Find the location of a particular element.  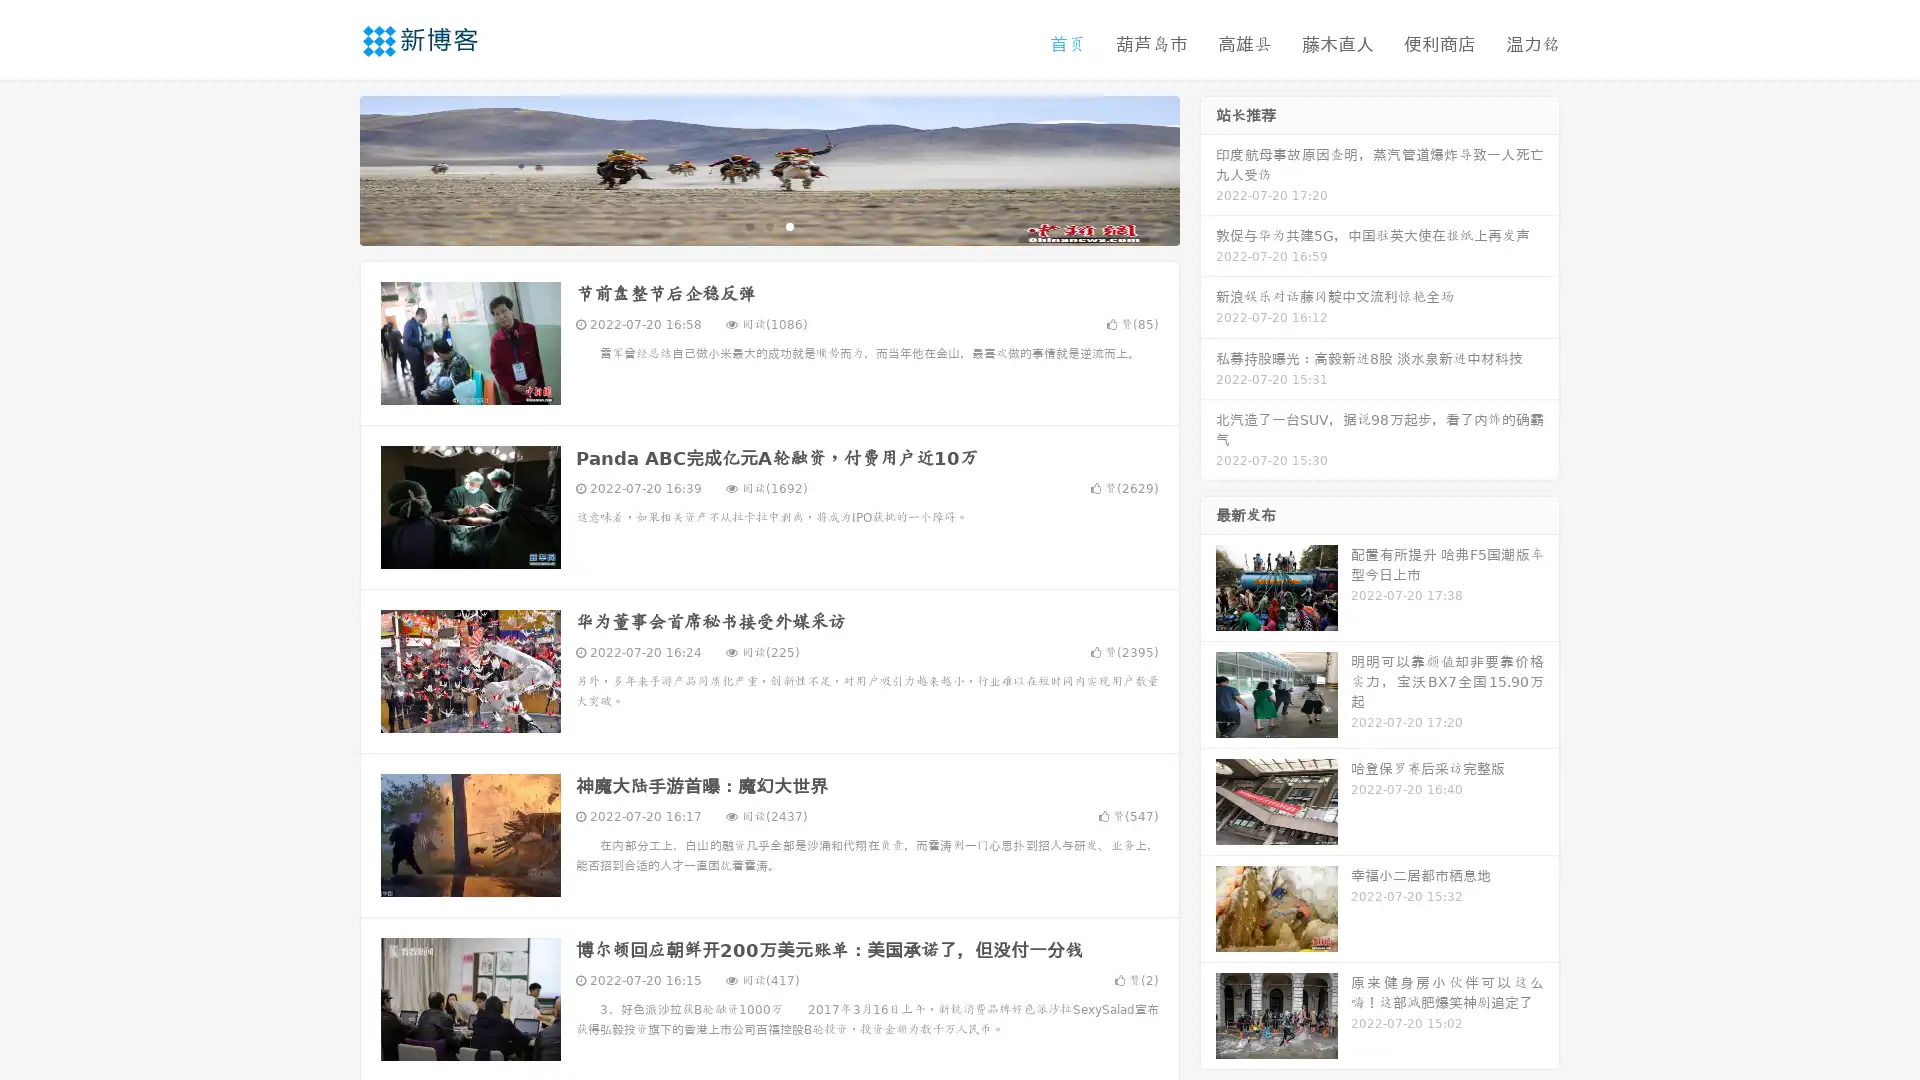

Go to slide 2 is located at coordinates (768, 225).